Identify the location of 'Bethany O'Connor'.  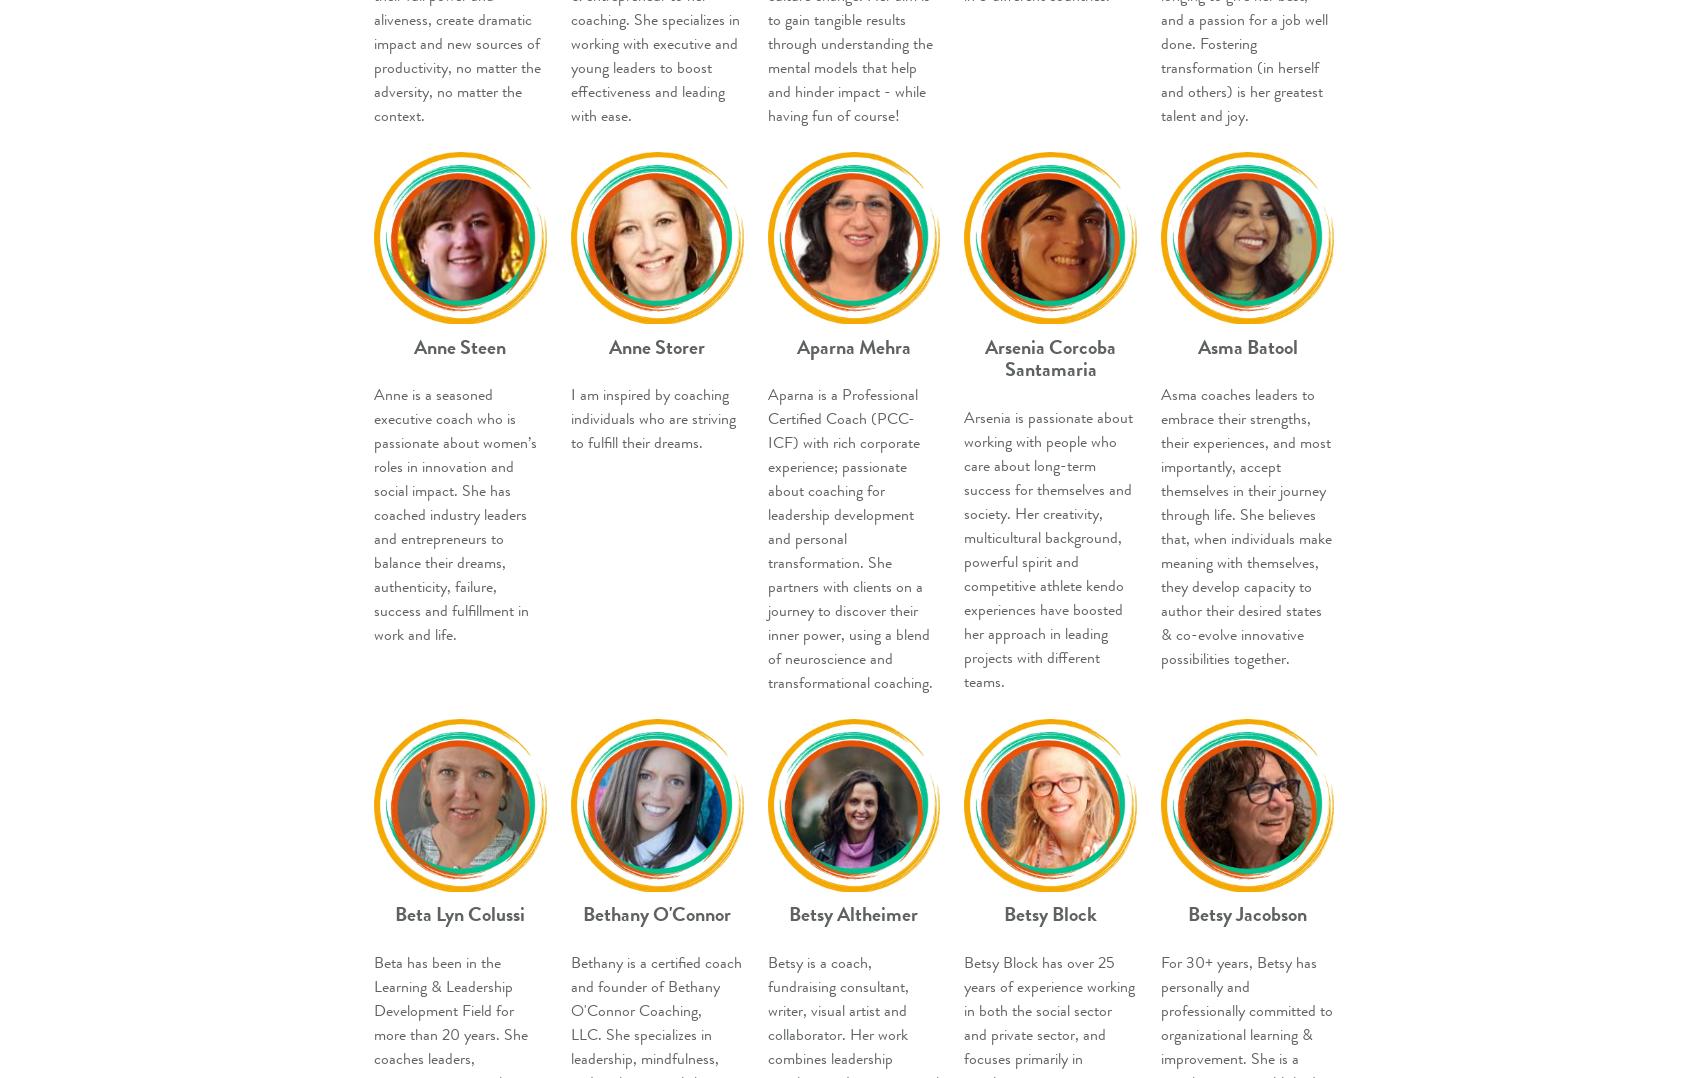
(657, 914).